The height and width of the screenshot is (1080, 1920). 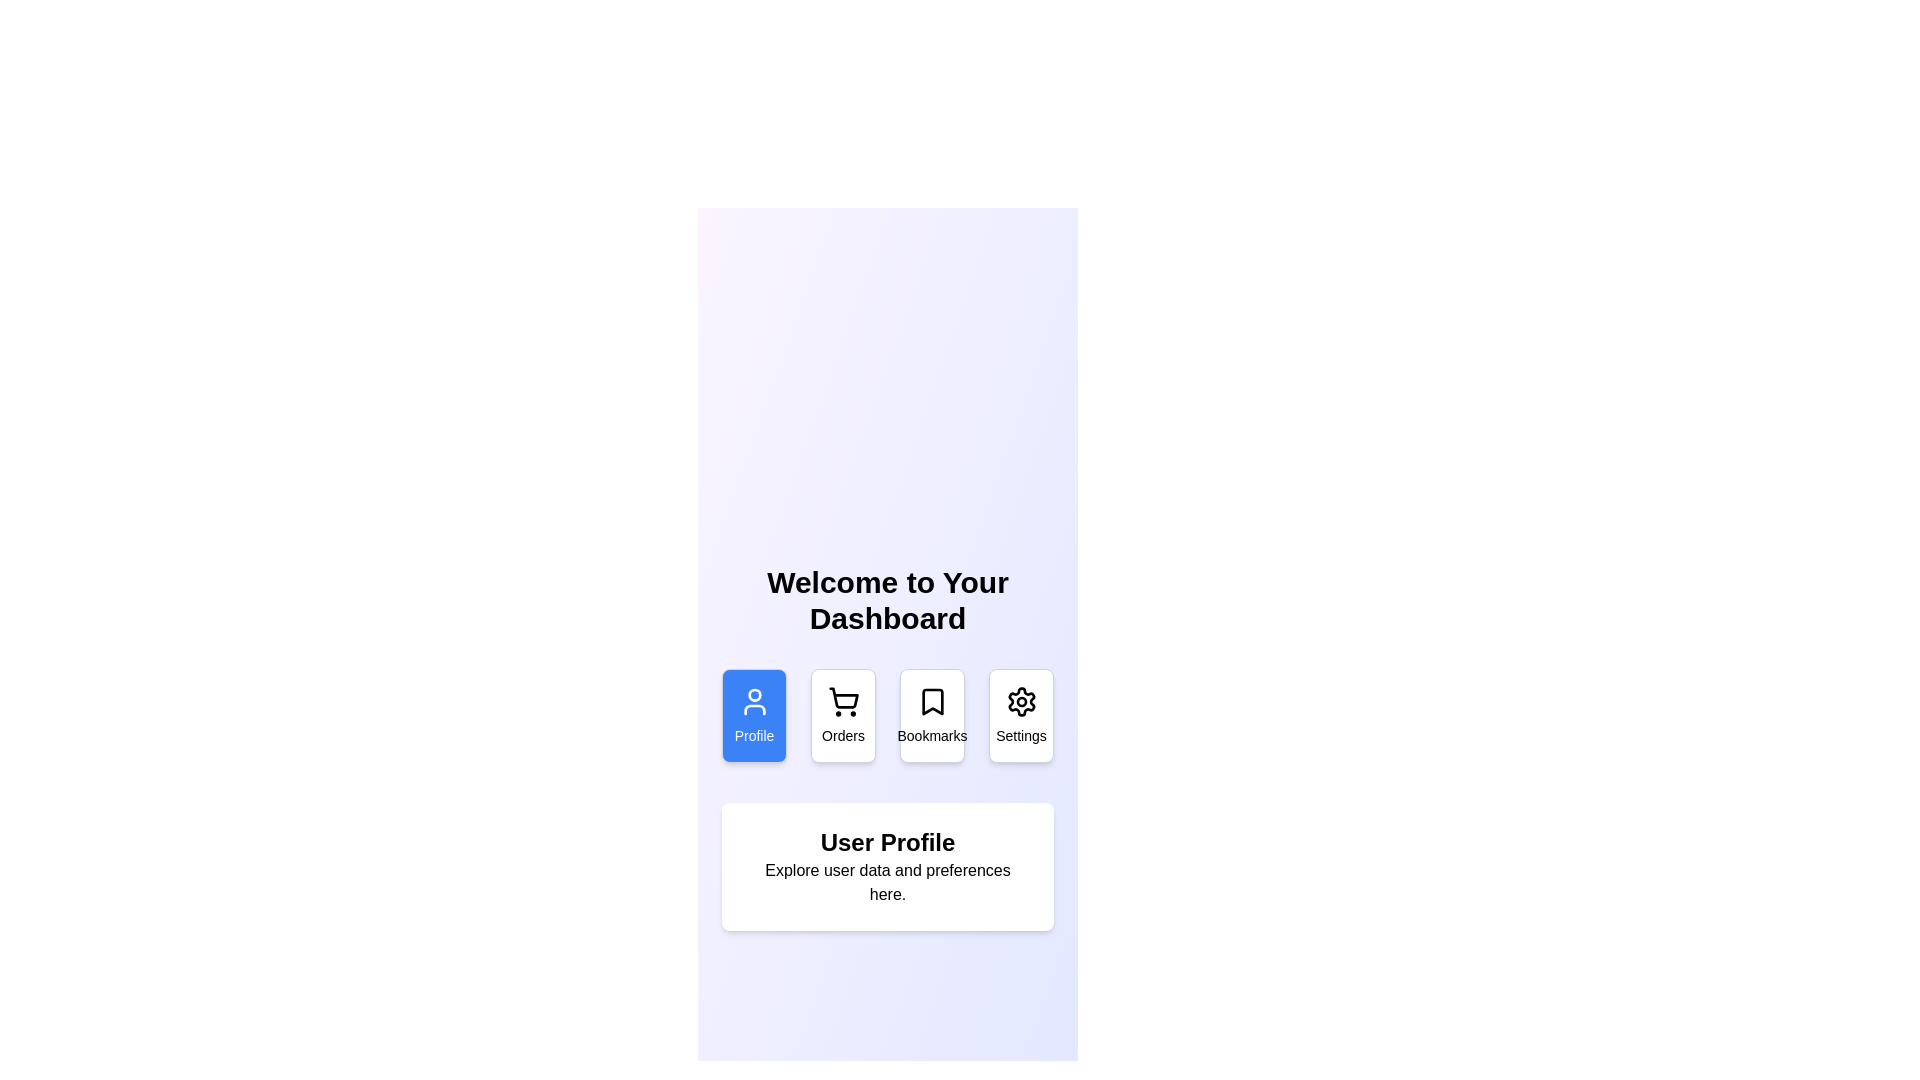 What do you see at coordinates (931, 736) in the screenshot?
I see `the 'Bookmarks' label, which is the third item in the navigation options under 'Welcome to Your Dashboard'` at bounding box center [931, 736].